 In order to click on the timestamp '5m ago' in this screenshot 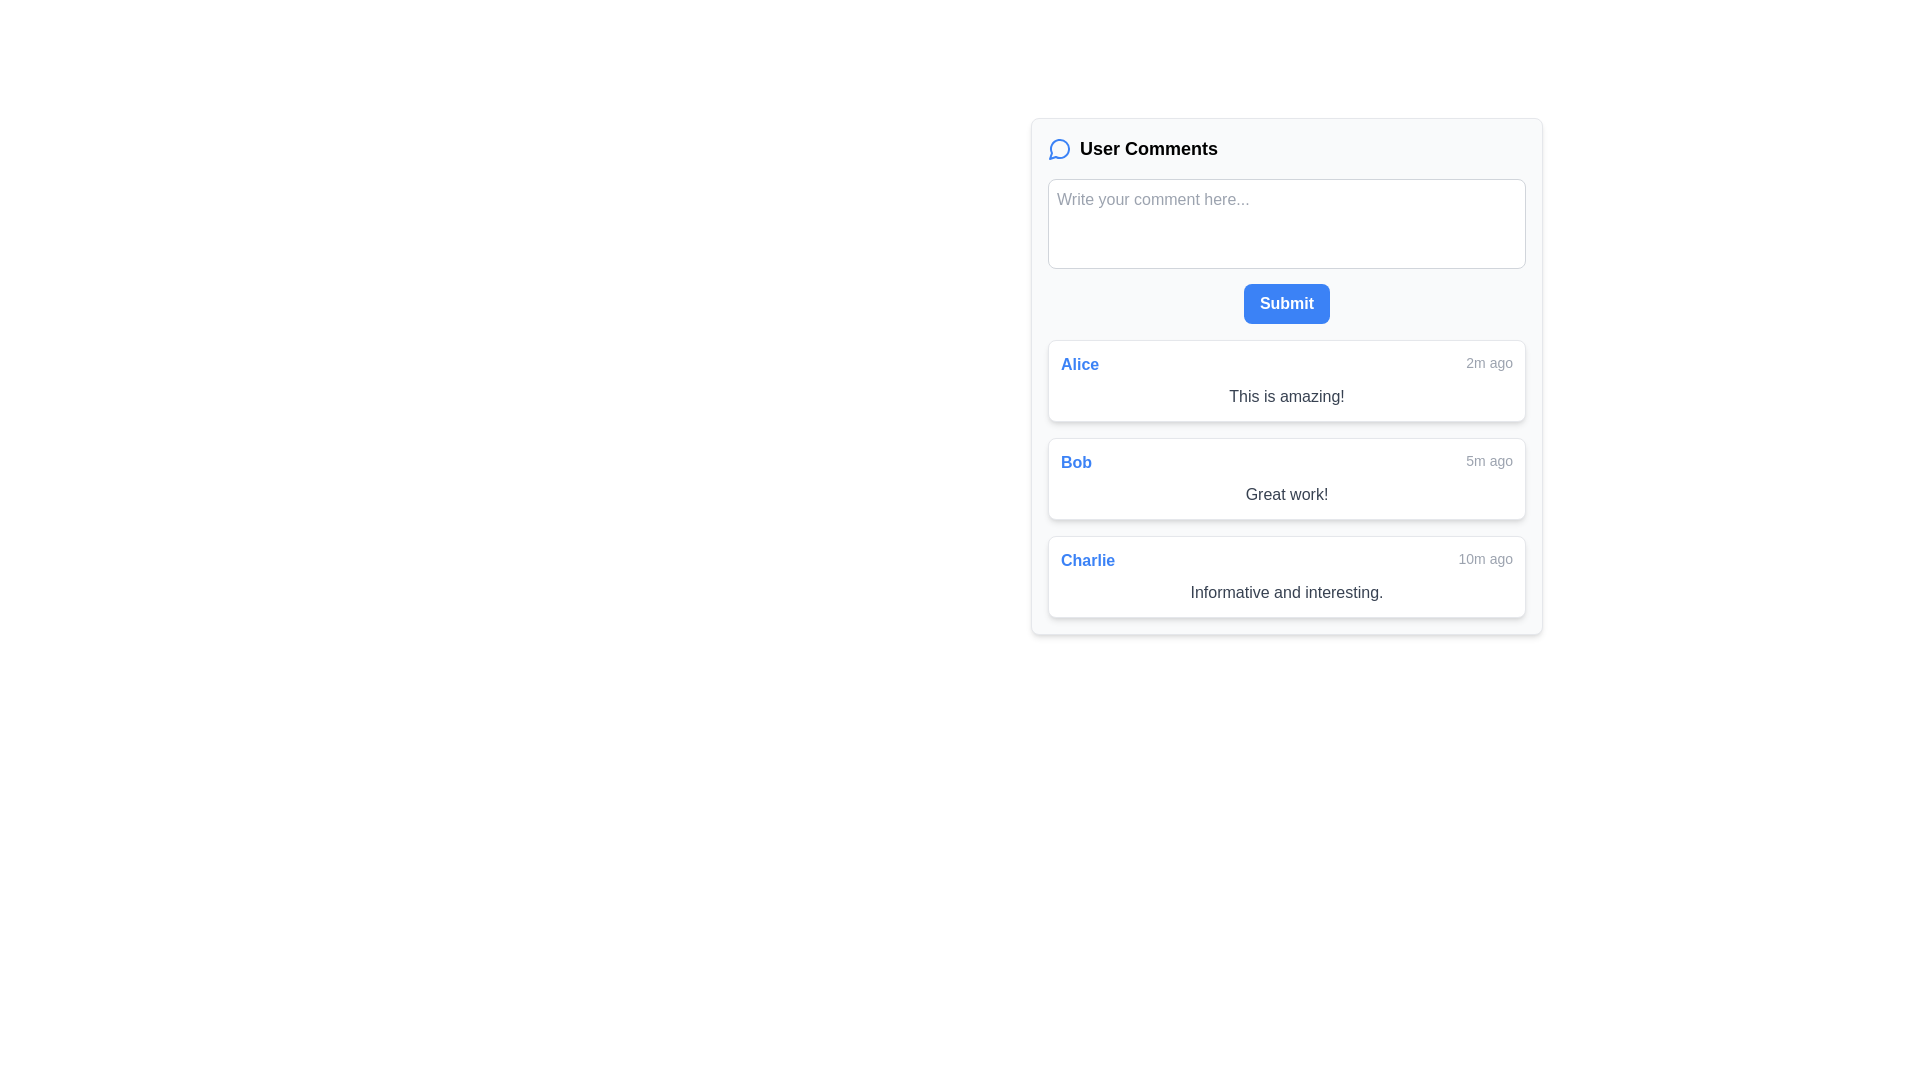, I will do `click(1286, 478)`.